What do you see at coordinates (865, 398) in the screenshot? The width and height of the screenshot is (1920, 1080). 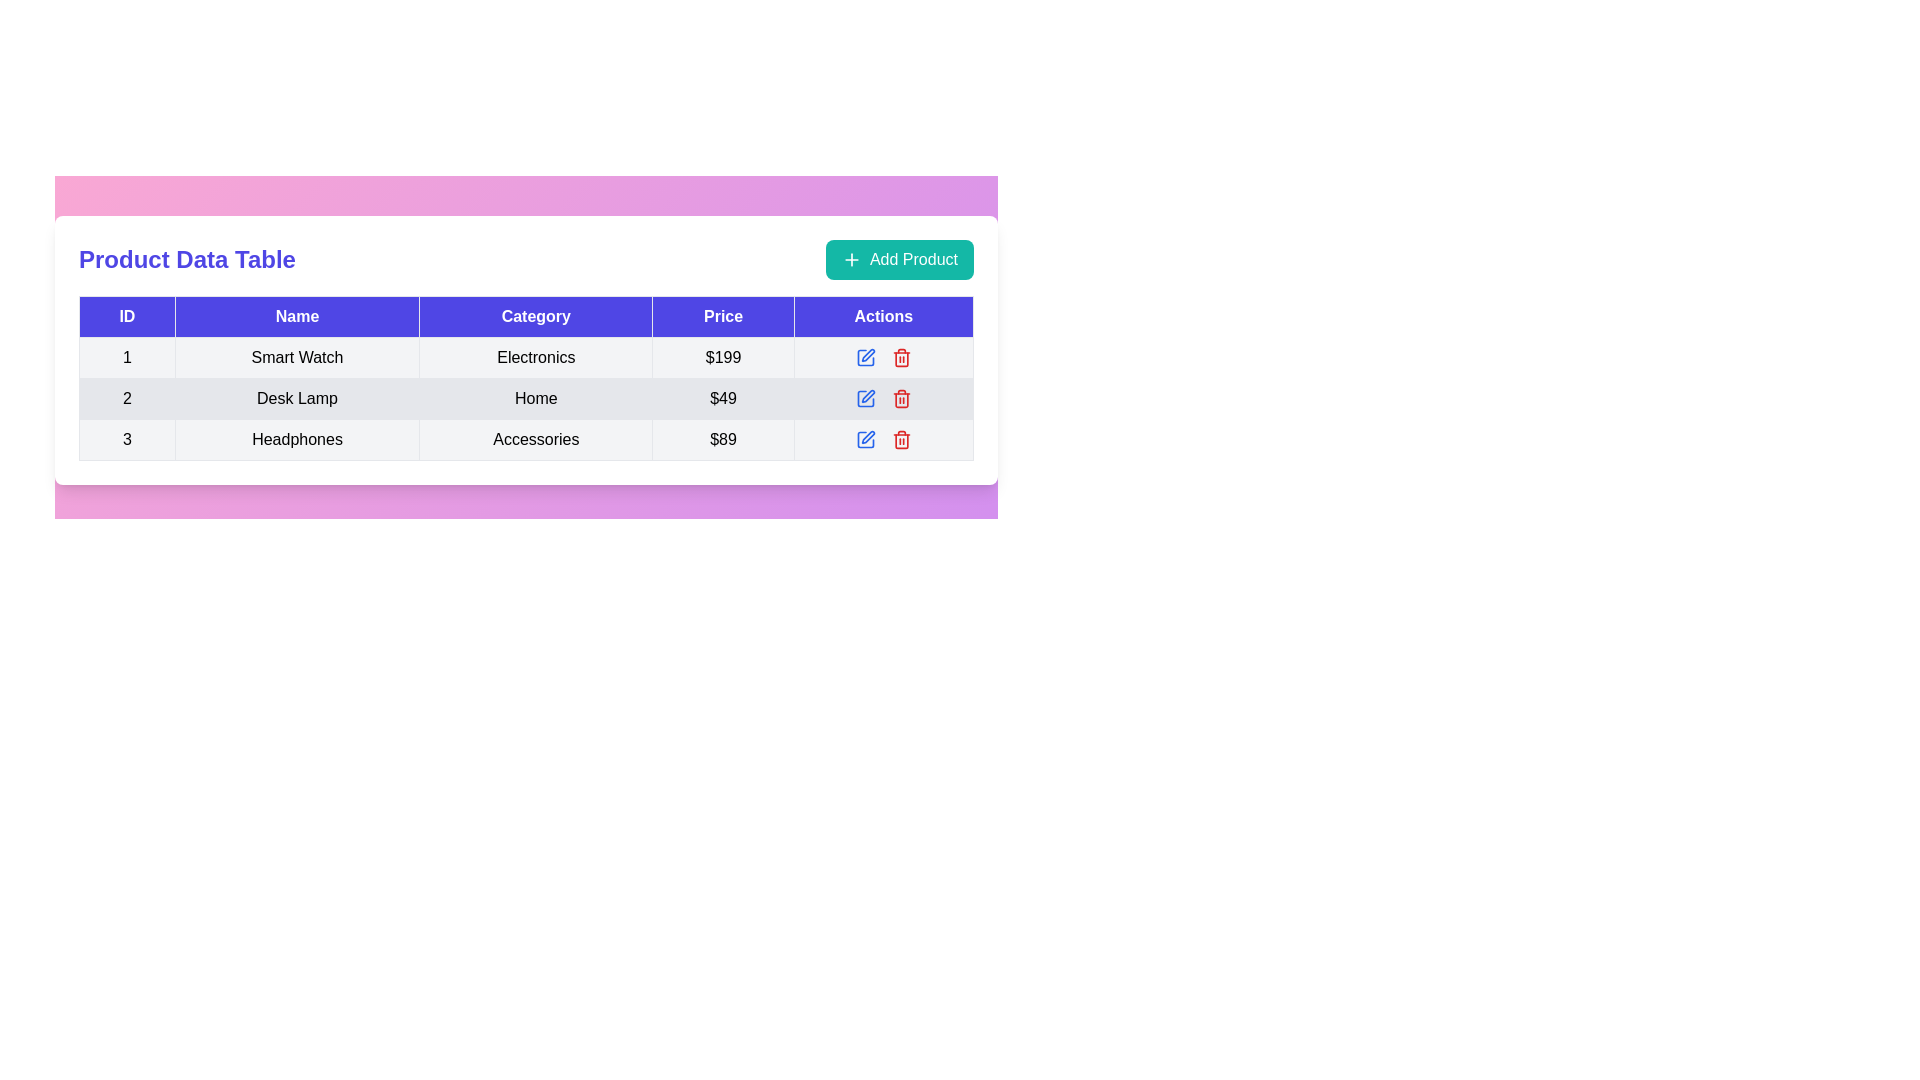 I see `the blue pen icon in the Actions column of the table row for 'Desk Lamp' to initiate the editing action` at bounding box center [865, 398].